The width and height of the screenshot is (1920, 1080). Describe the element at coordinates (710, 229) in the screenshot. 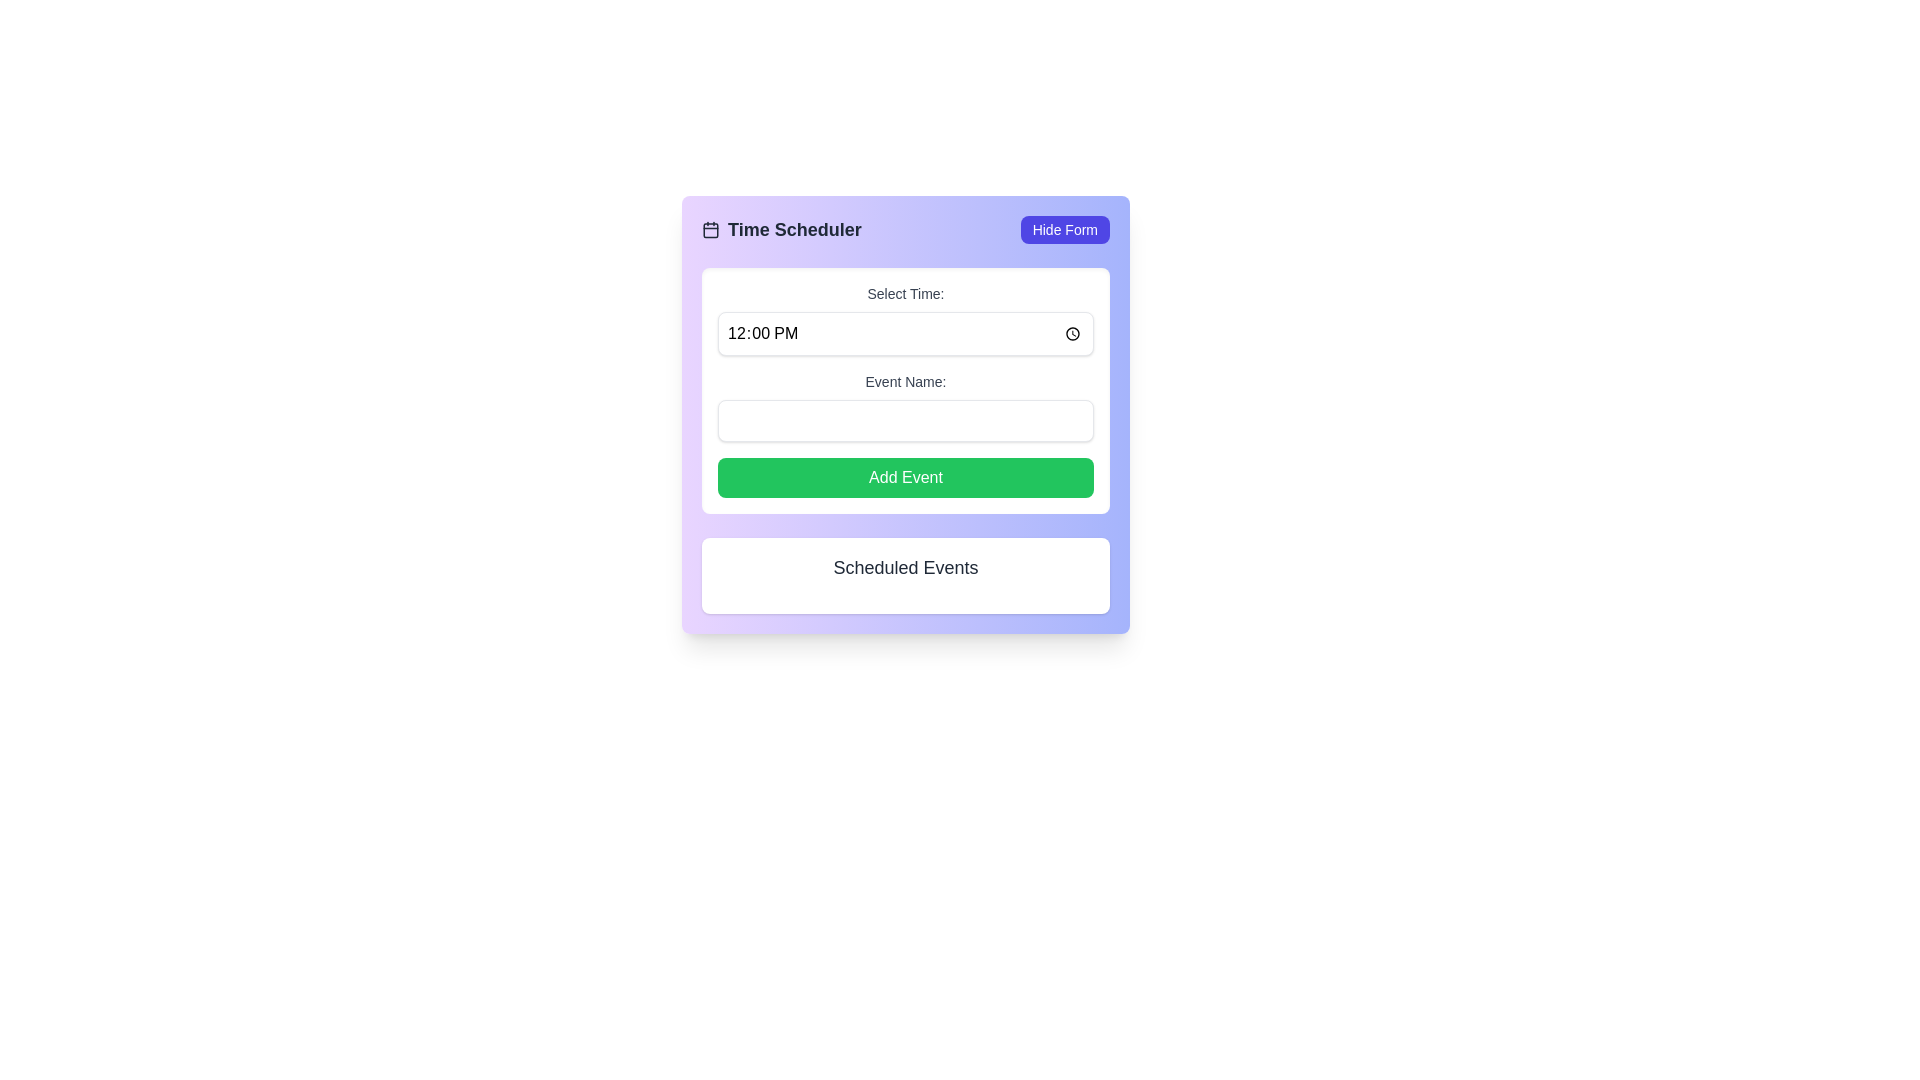

I see `the visual representation of the rectangular shape with rounded corners located within the calendar icon in the top left of the interface, adjacent to the 'Time Scheduler' title` at that location.